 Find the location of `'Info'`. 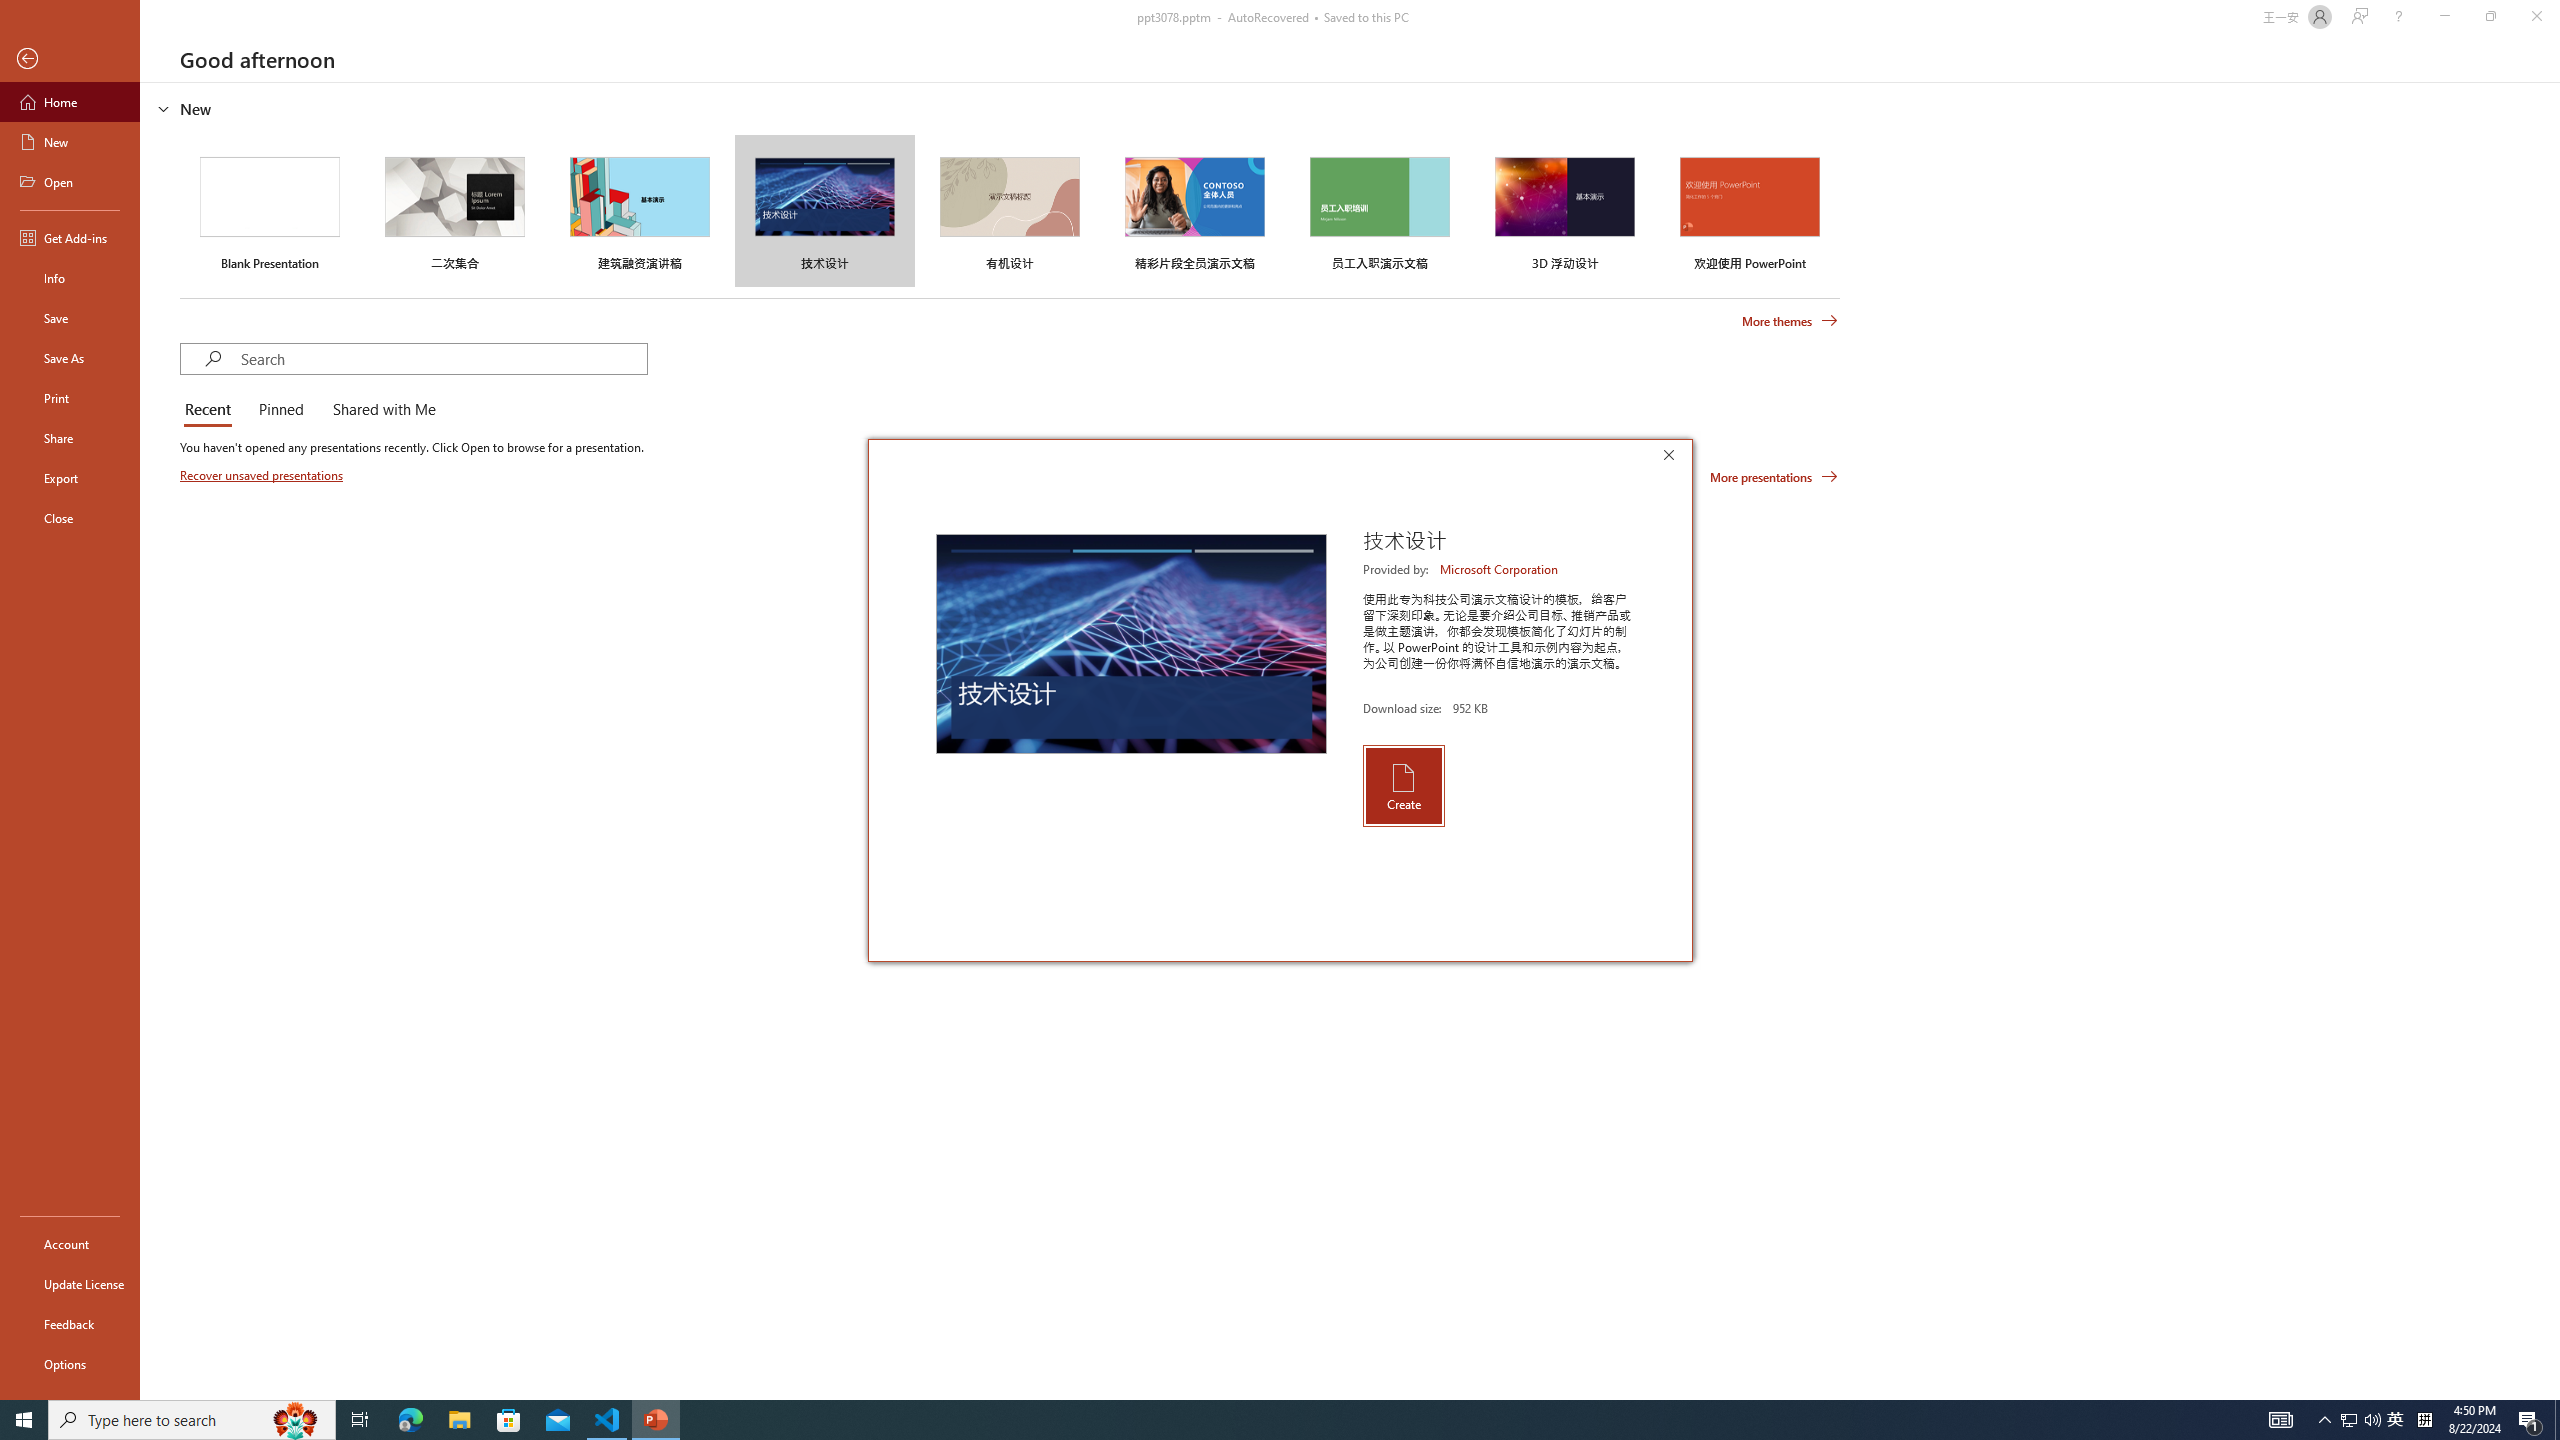

'Info' is located at coordinates (69, 276).